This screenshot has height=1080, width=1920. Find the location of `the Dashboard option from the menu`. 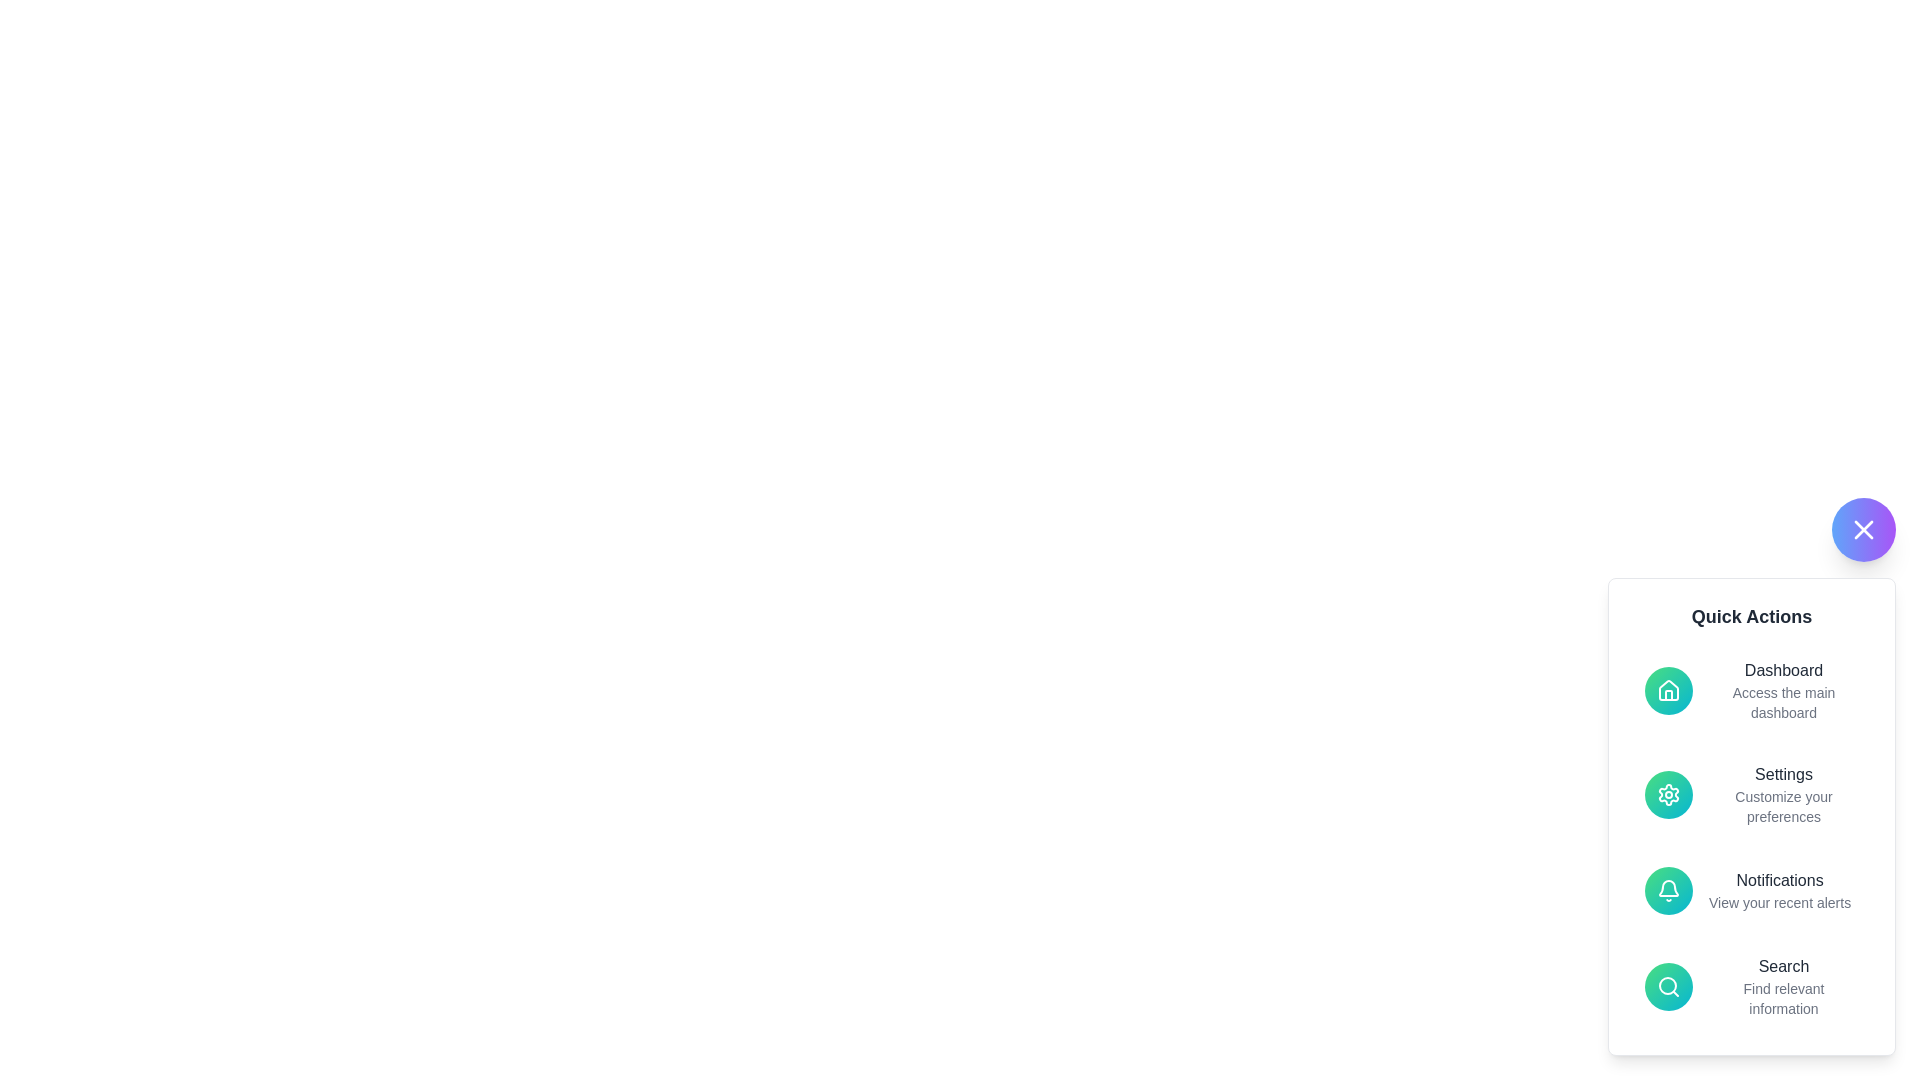

the Dashboard option from the menu is located at coordinates (1751, 689).